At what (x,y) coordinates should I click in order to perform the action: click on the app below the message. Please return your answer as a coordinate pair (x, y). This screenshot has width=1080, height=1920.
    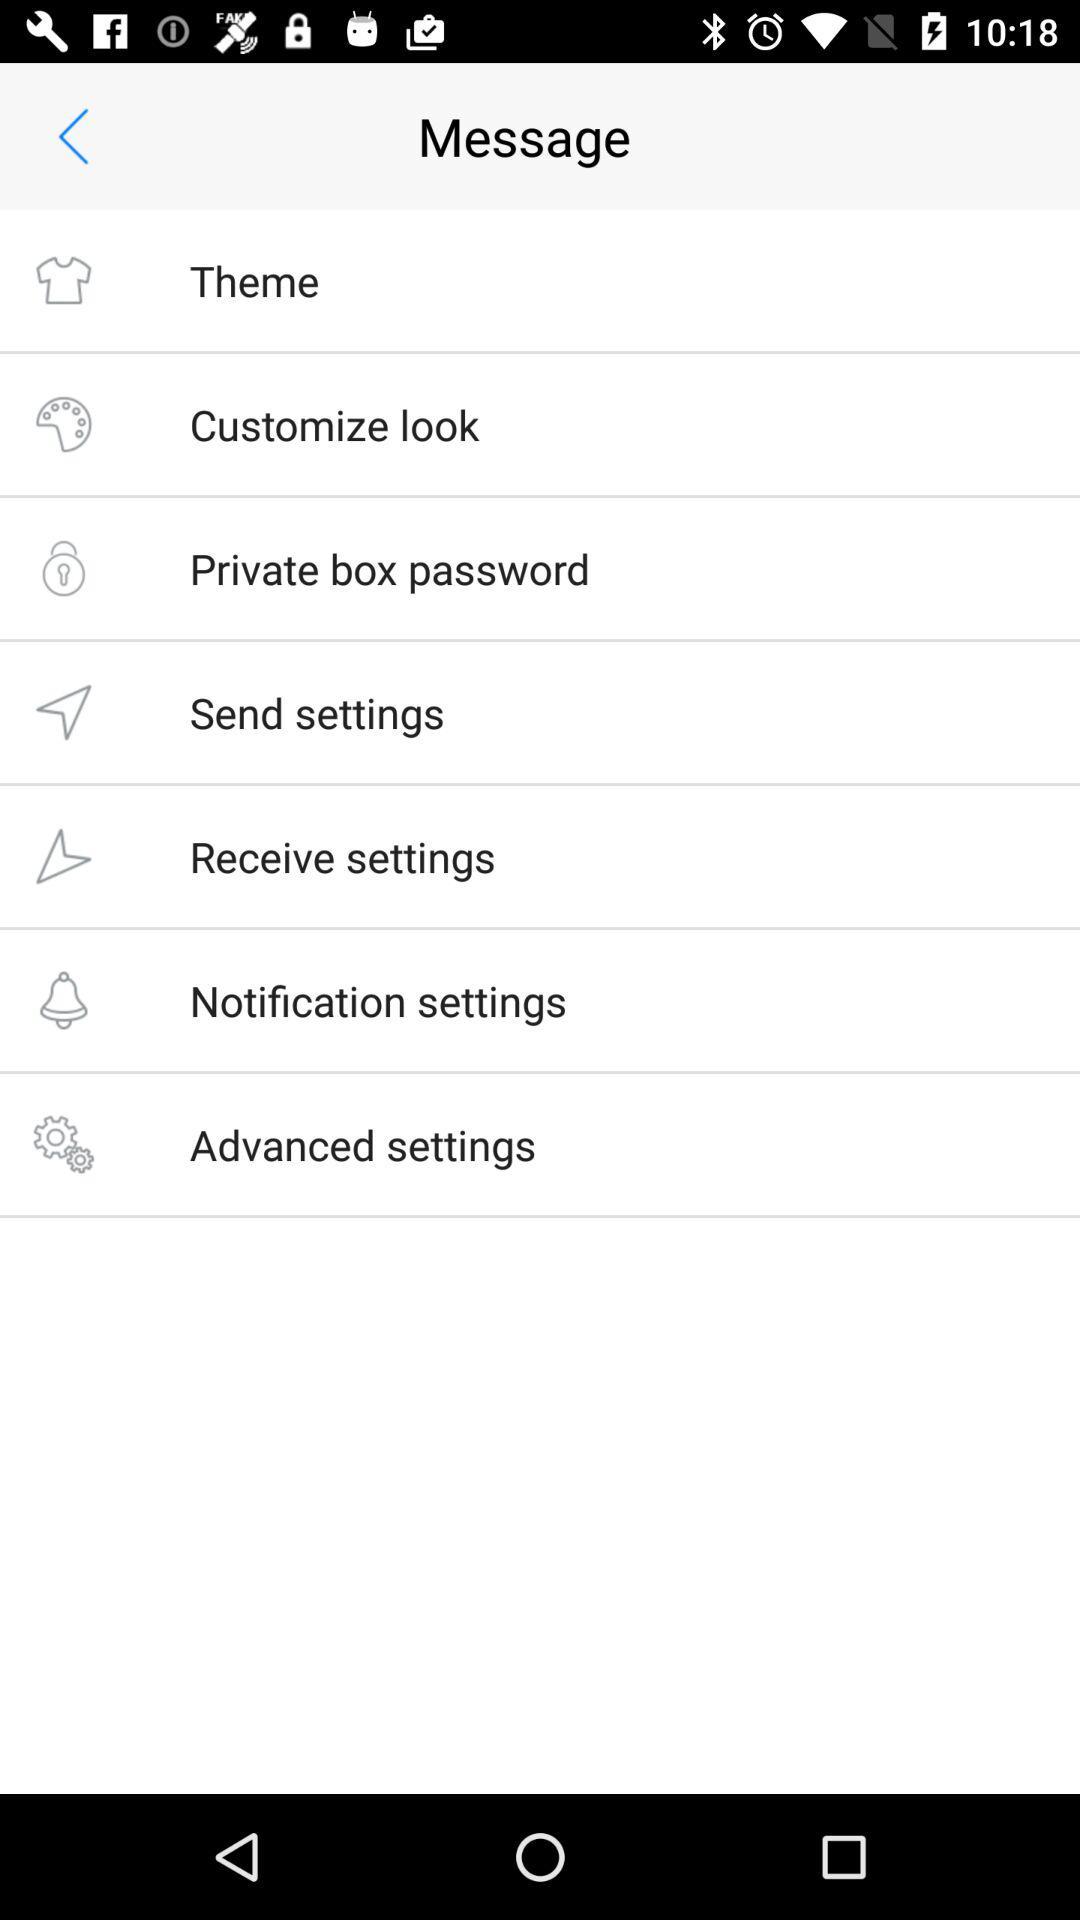
    Looking at the image, I should click on (253, 279).